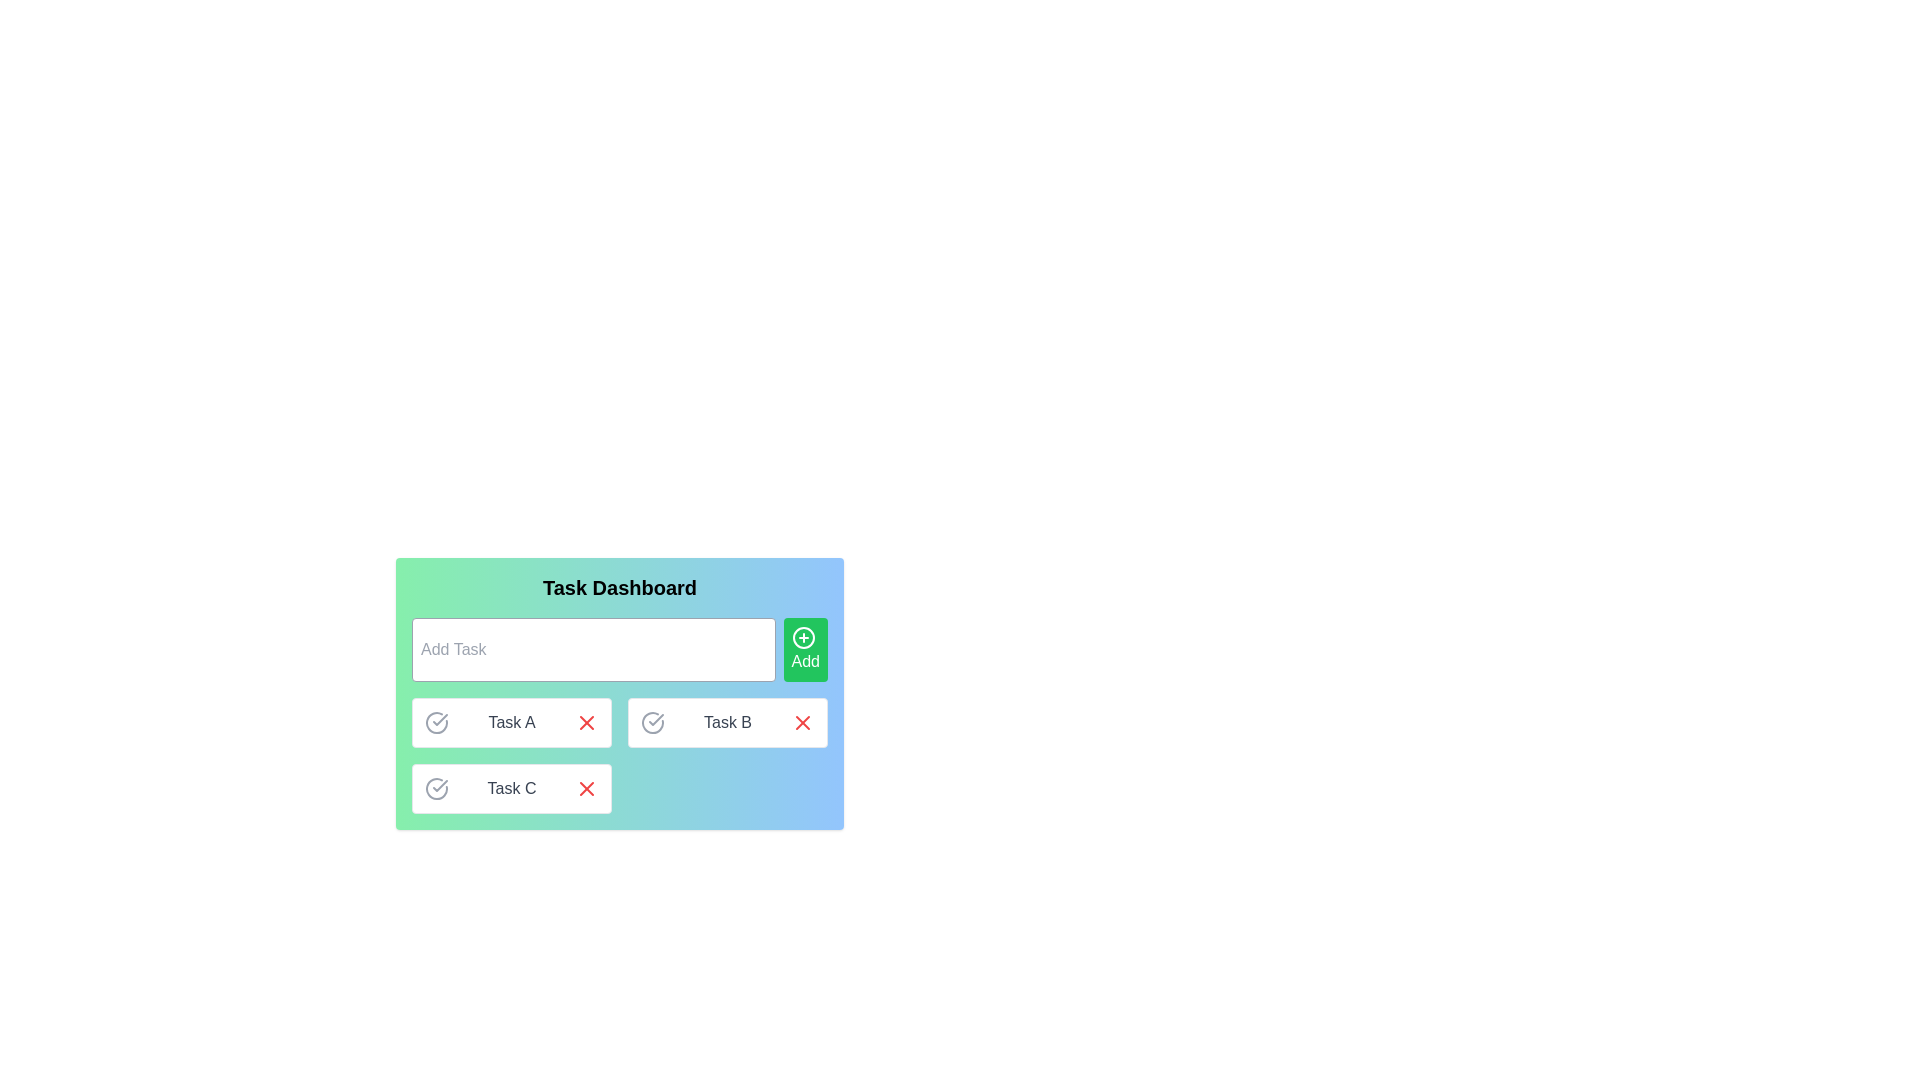 This screenshot has height=1080, width=1920. I want to click on the delete button located in the lower section of the interface, specifically within the third task item labeled 'Task C', so click(585, 788).